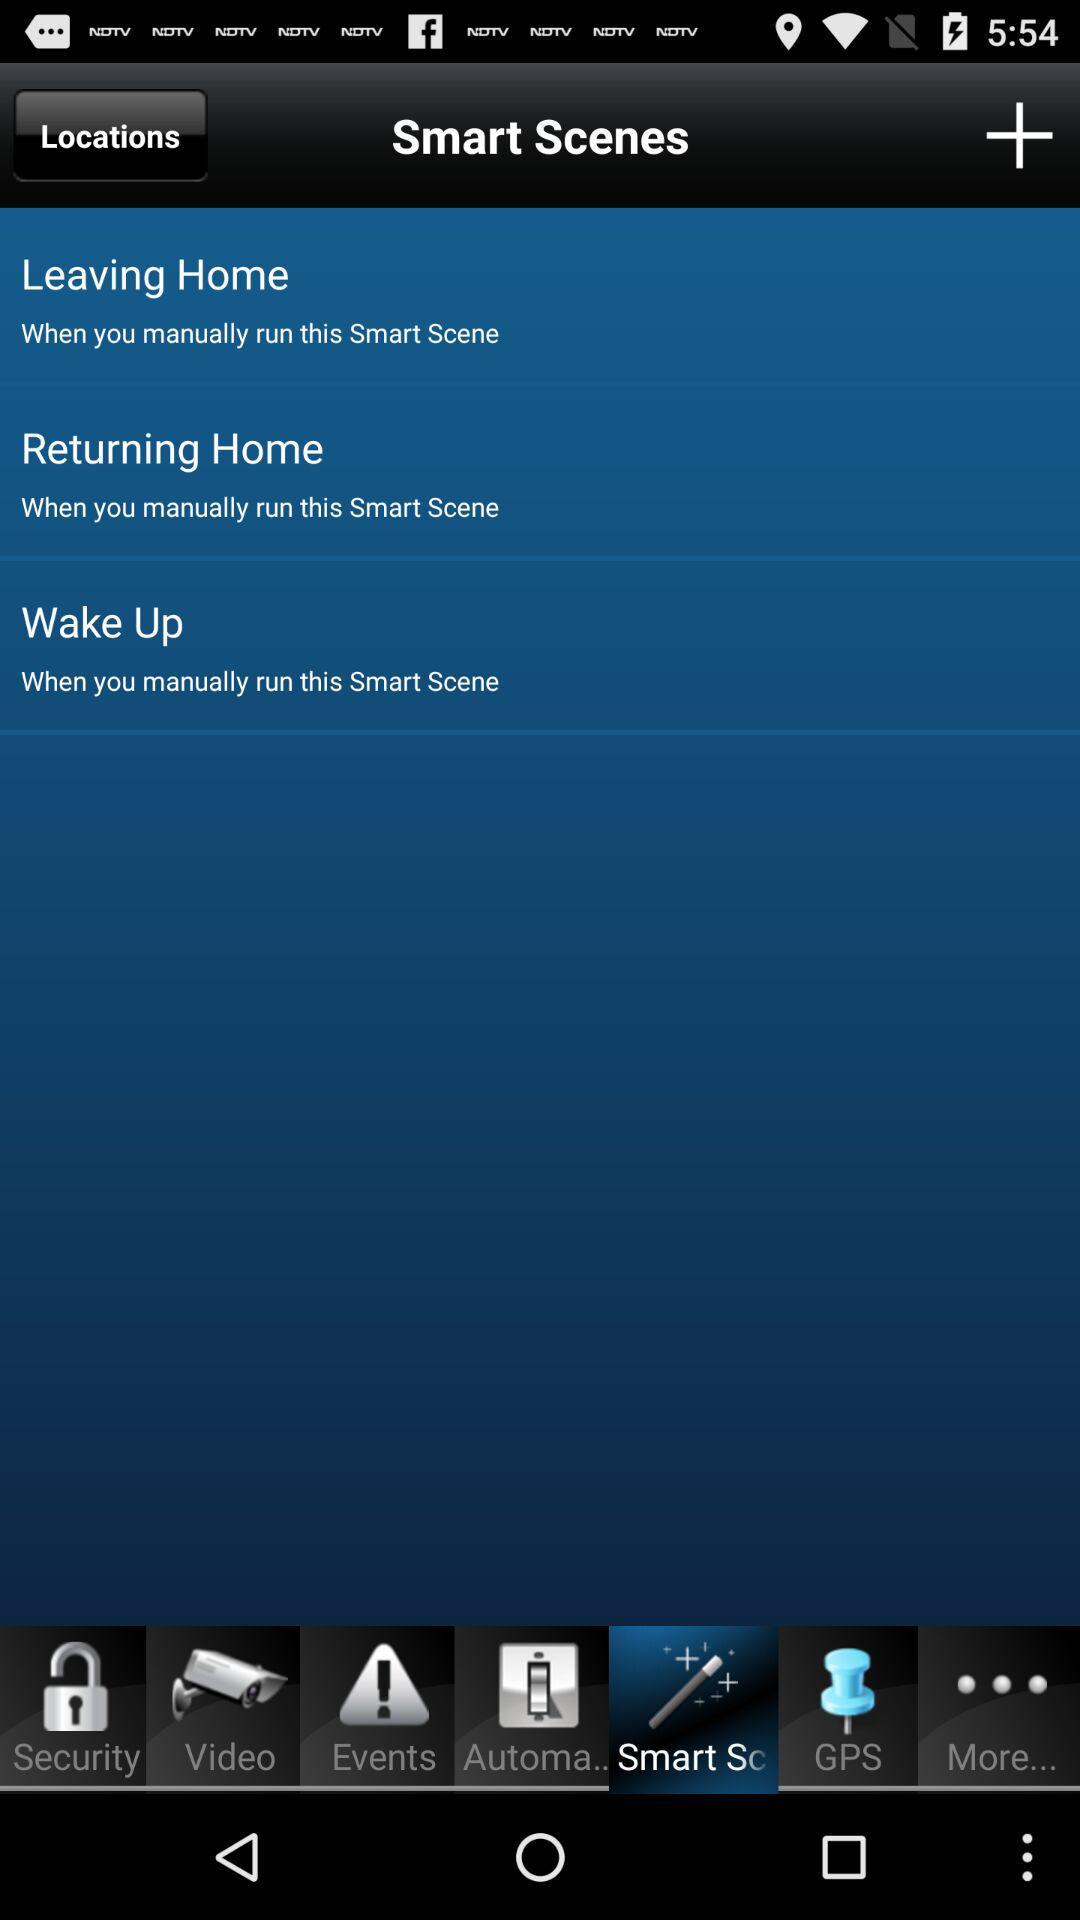 The height and width of the screenshot is (1920, 1080). What do you see at coordinates (550, 272) in the screenshot?
I see `leaving home icon` at bounding box center [550, 272].